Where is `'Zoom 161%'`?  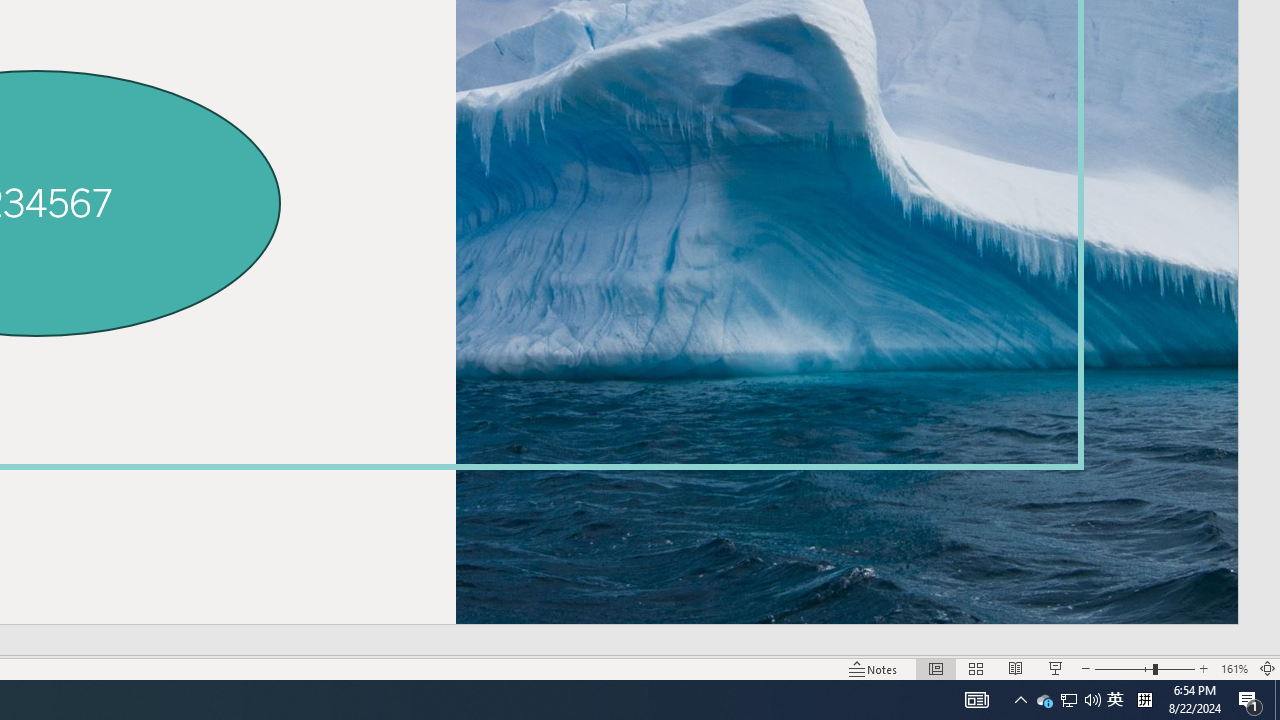 'Zoom 161%' is located at coordinates (1233, 669).